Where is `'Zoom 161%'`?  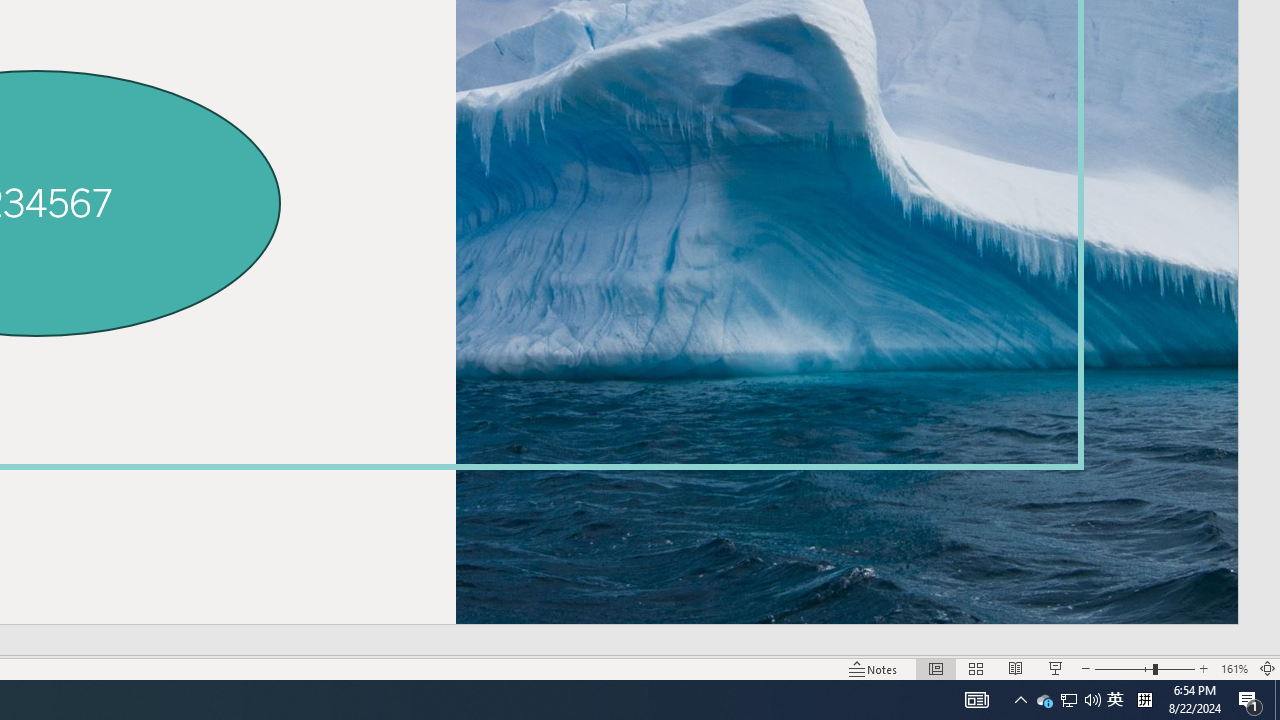 'Zoom 161%' is located at coordinates (1233, 669).